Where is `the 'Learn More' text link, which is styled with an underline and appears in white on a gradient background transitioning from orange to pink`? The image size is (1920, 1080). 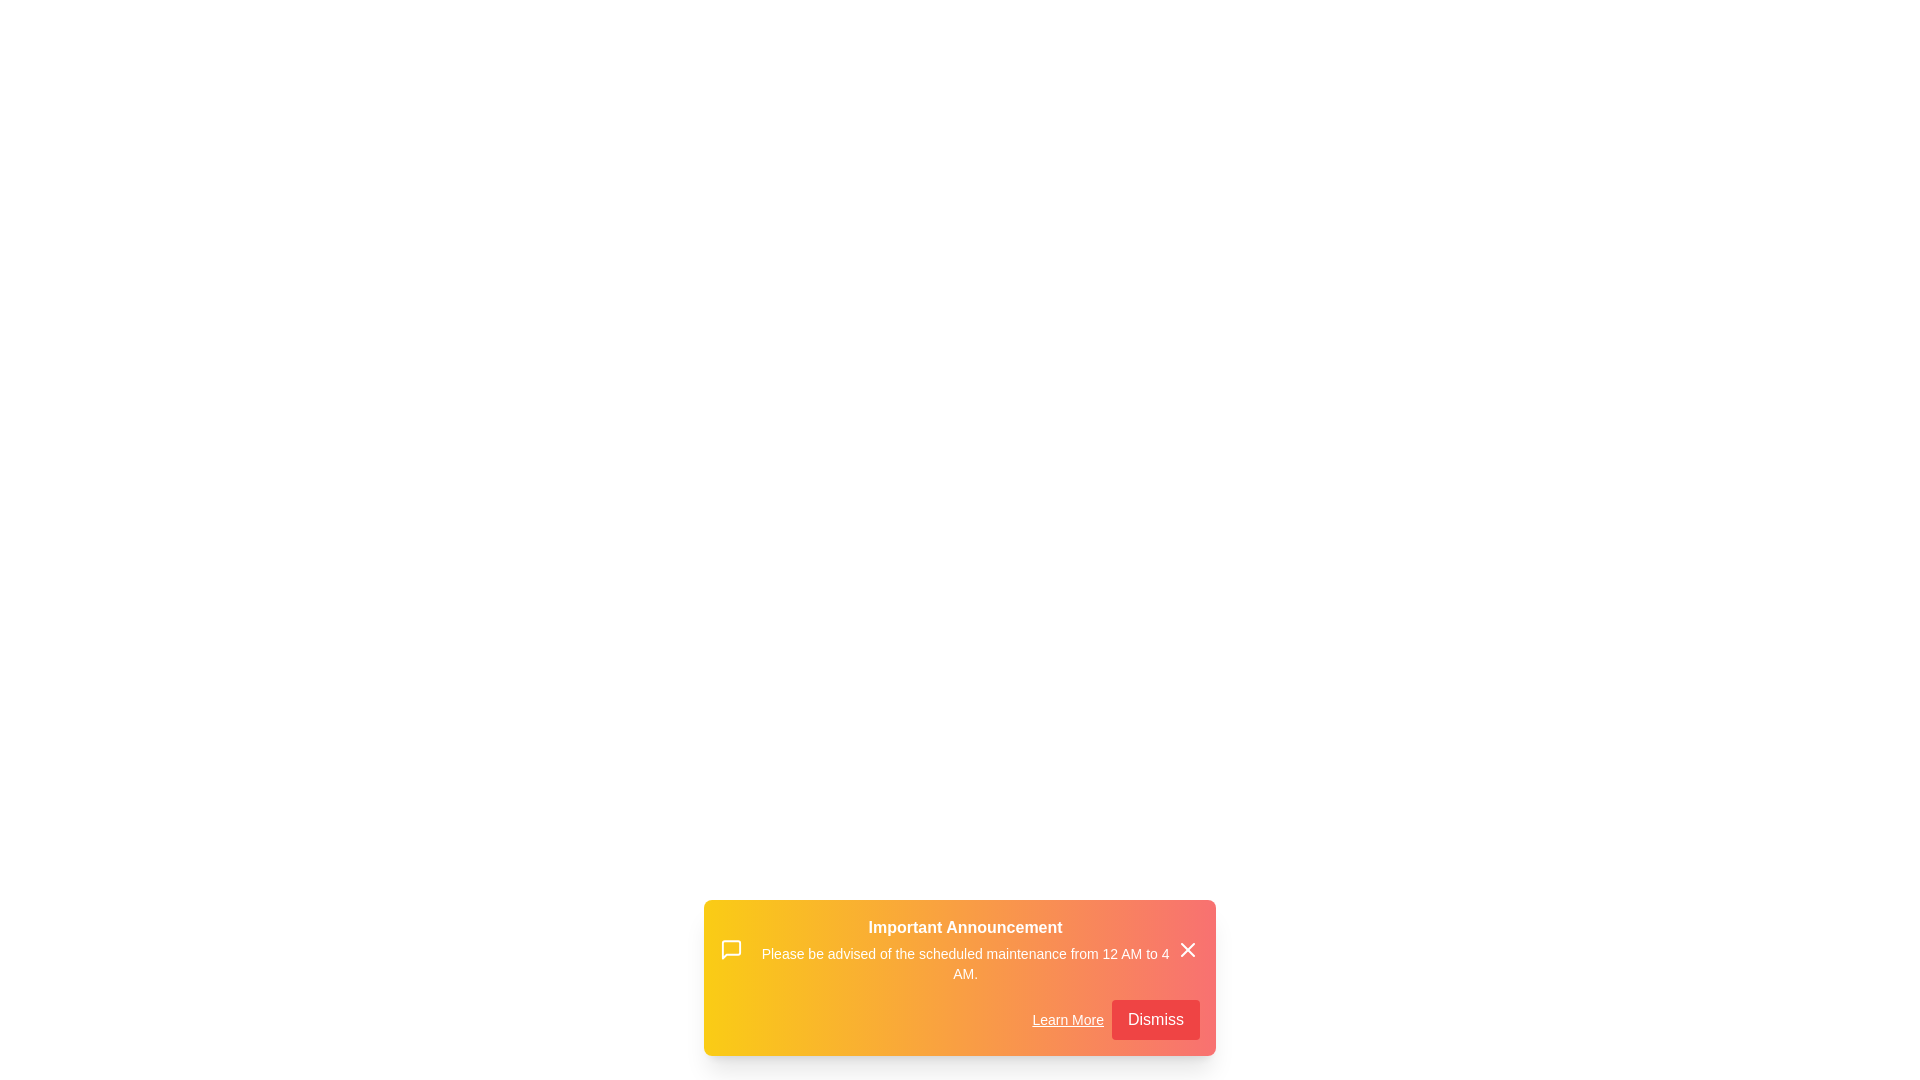 the 'Learn More' text link, which is styled with an underline and appears in white on a gradient background transitioning from orange to pink is located at coordinates (1067, 1019).